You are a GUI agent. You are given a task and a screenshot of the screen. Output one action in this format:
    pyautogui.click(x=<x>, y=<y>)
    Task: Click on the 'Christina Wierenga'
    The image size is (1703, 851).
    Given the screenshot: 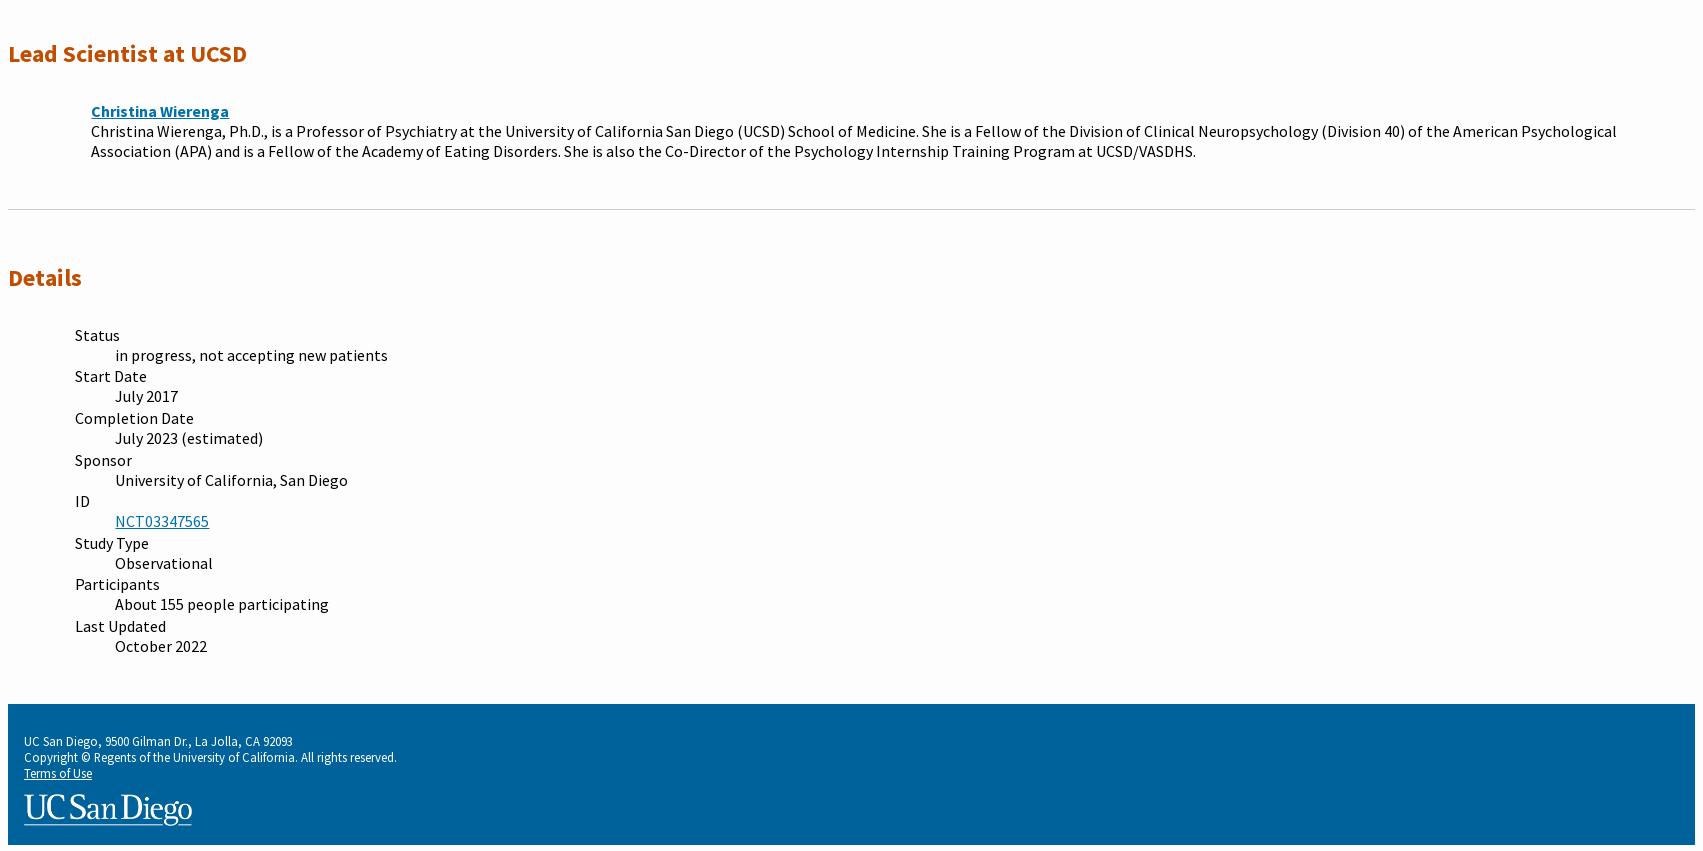 What is the action you would take?
    pyautogui.click(x=90, y=109)
    